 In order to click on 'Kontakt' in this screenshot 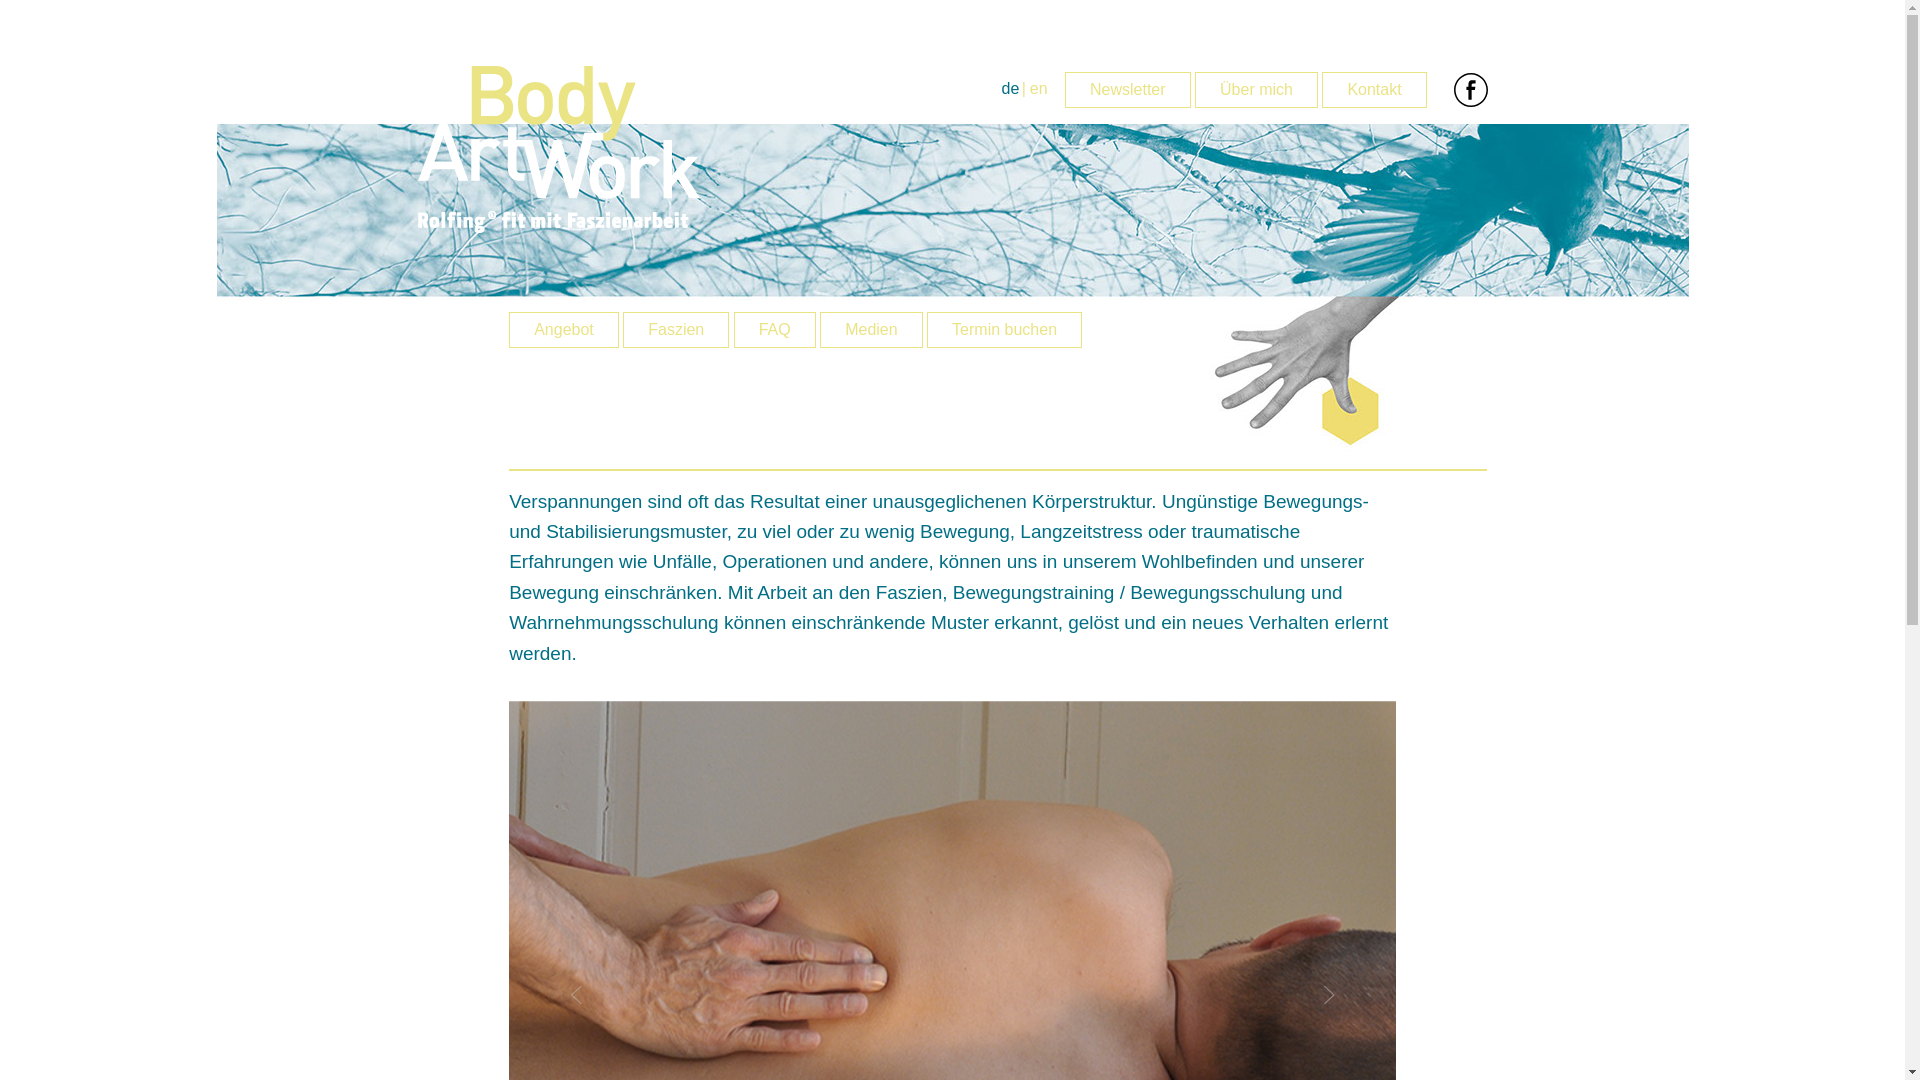, I will do `click(1321, 88)`.